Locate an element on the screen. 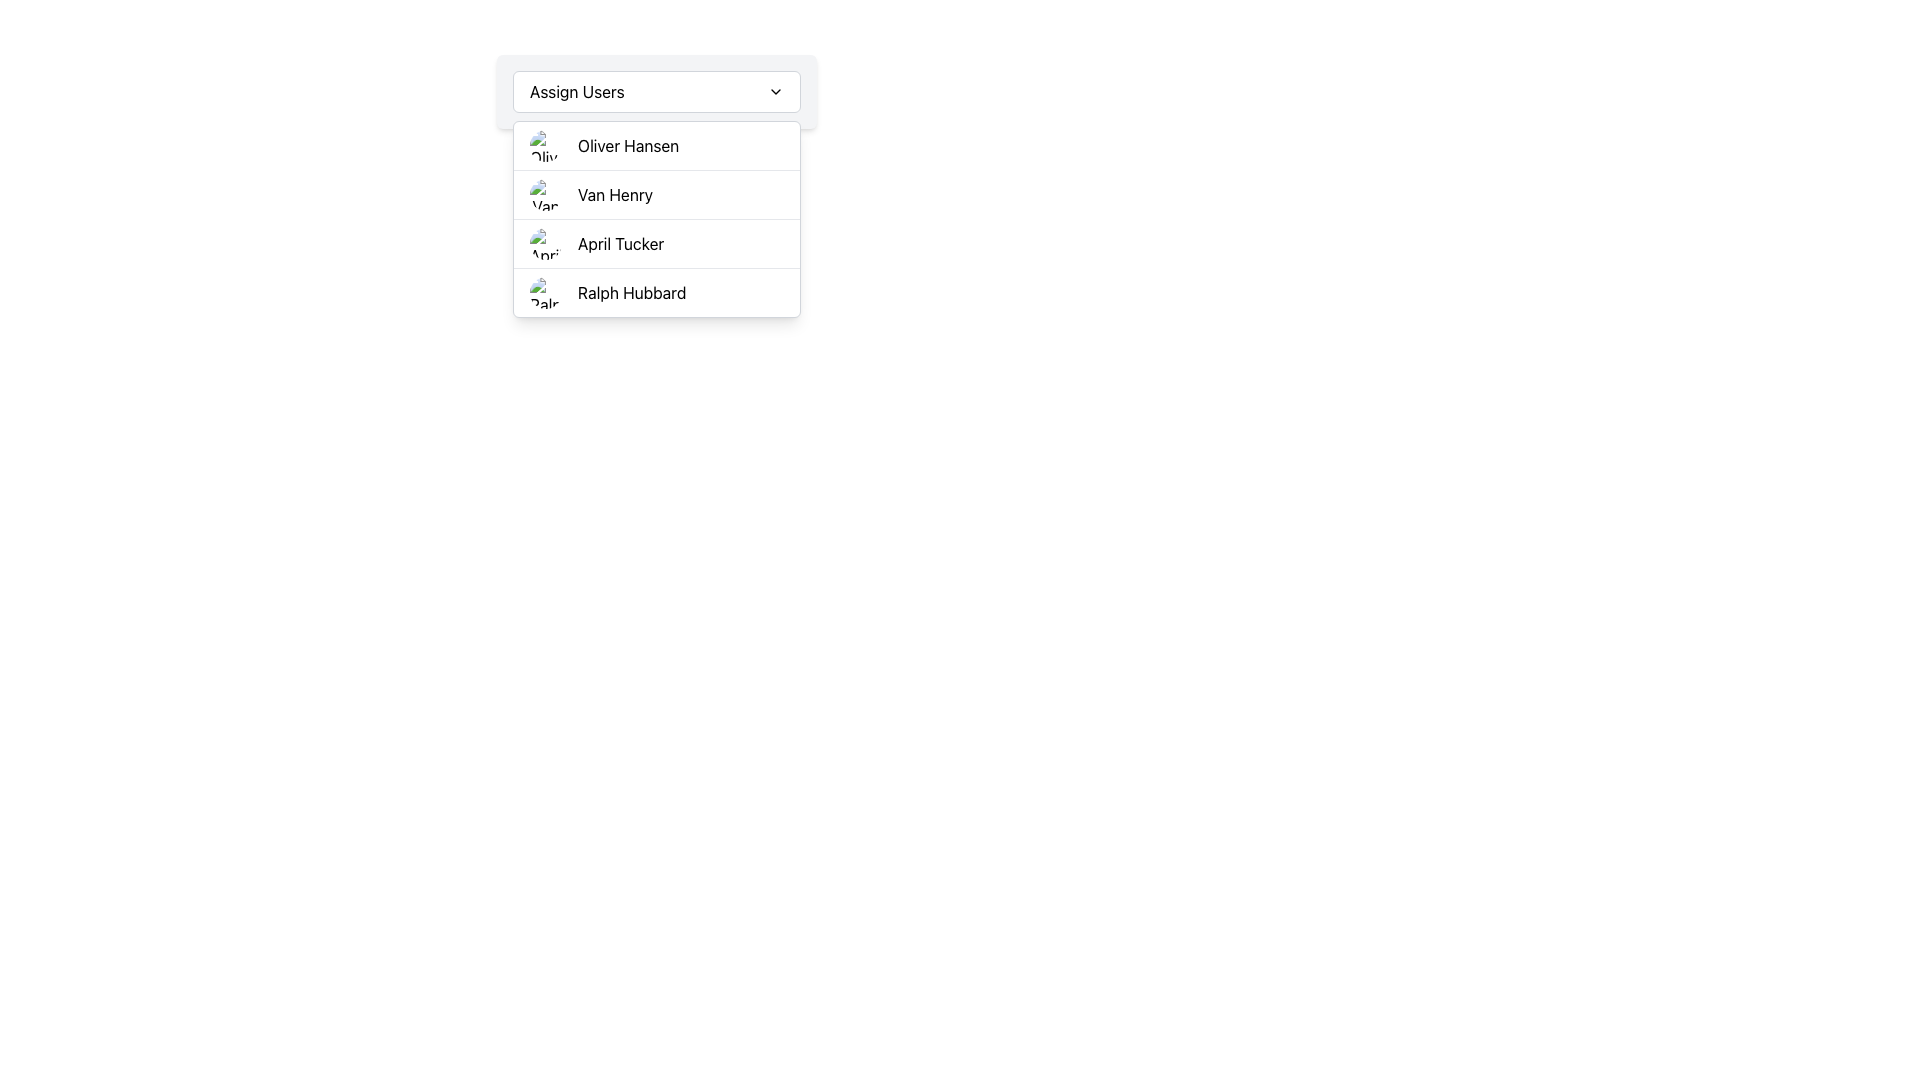 This screenshot has width=1920, height=1080. the text label 'Ralph Hubbard' in the dropdown menu is located at coordinates (631, 293).